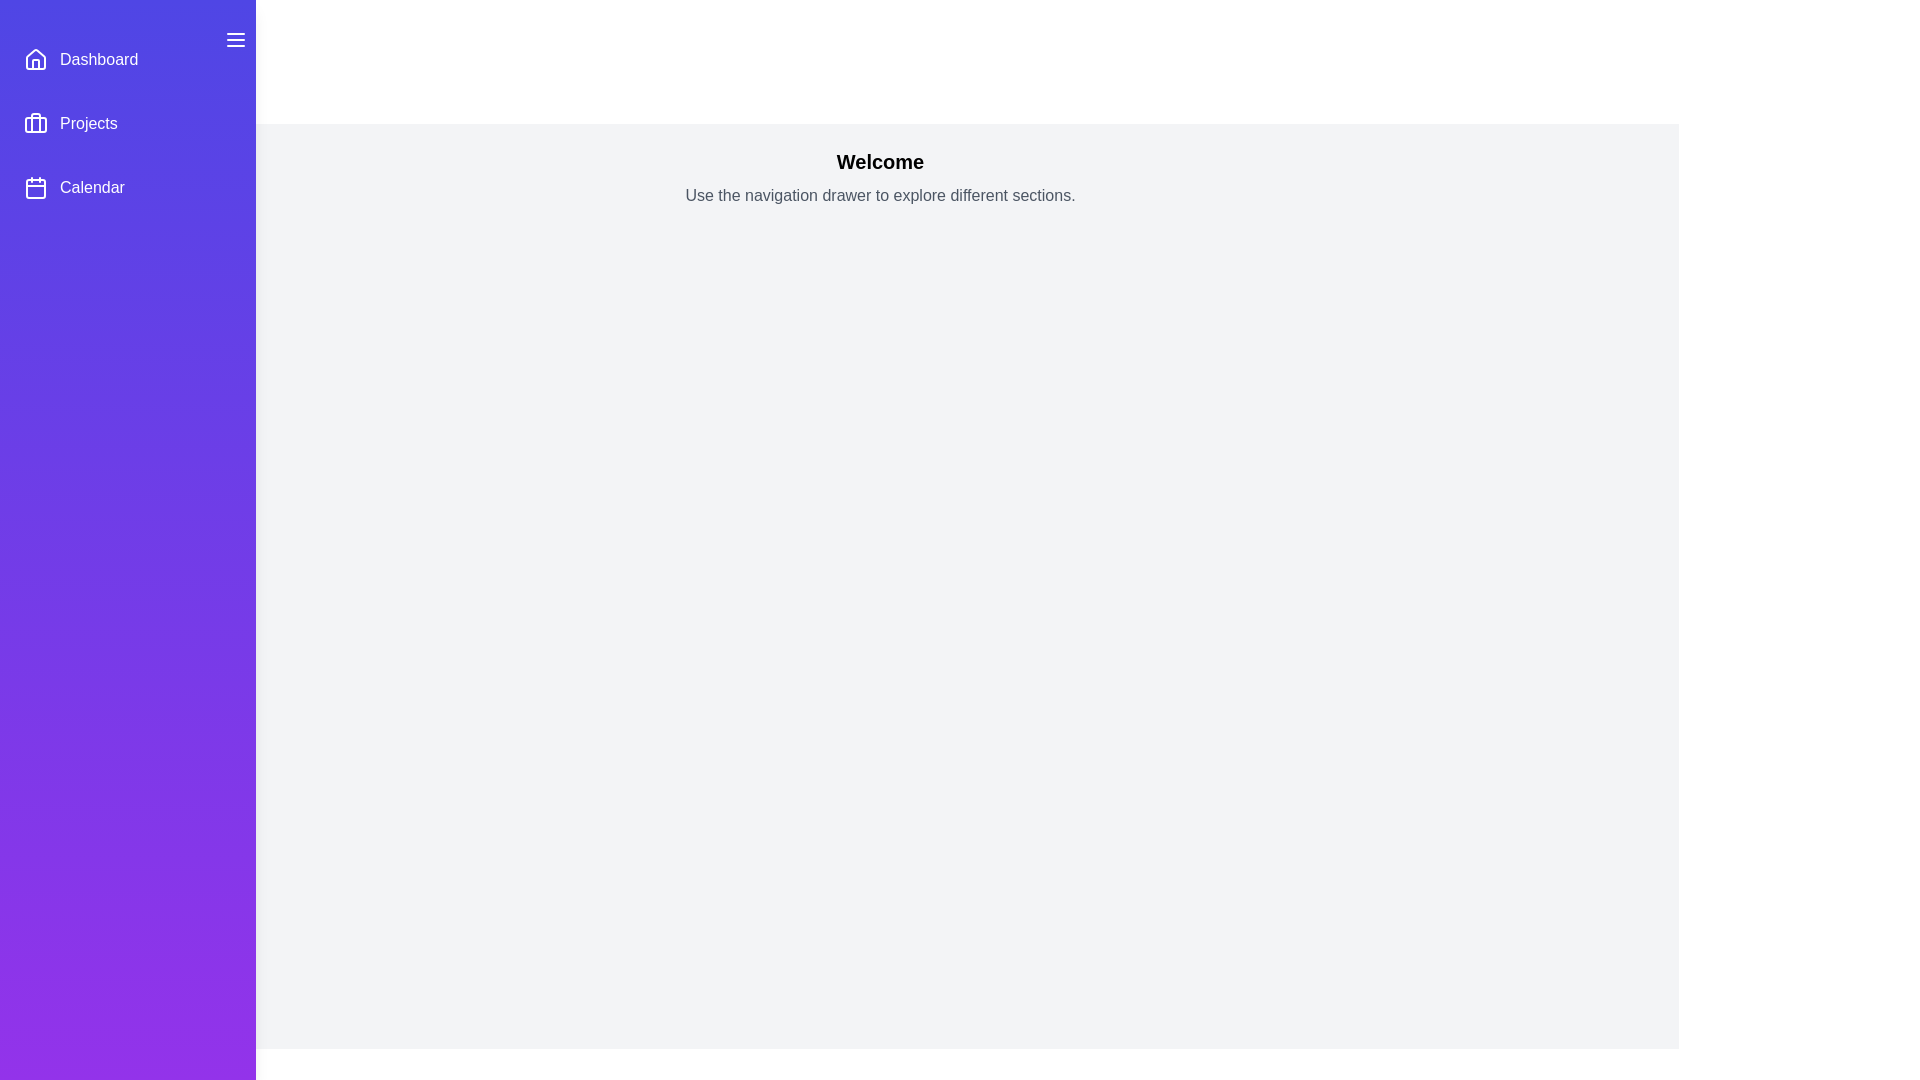 This screenshot has height=1080, width=1920. What do you see at coordinates (127, 188) in the screenshot?
I see `the menu item Calendar from the drawer menu` at bounding box center [127, 188].